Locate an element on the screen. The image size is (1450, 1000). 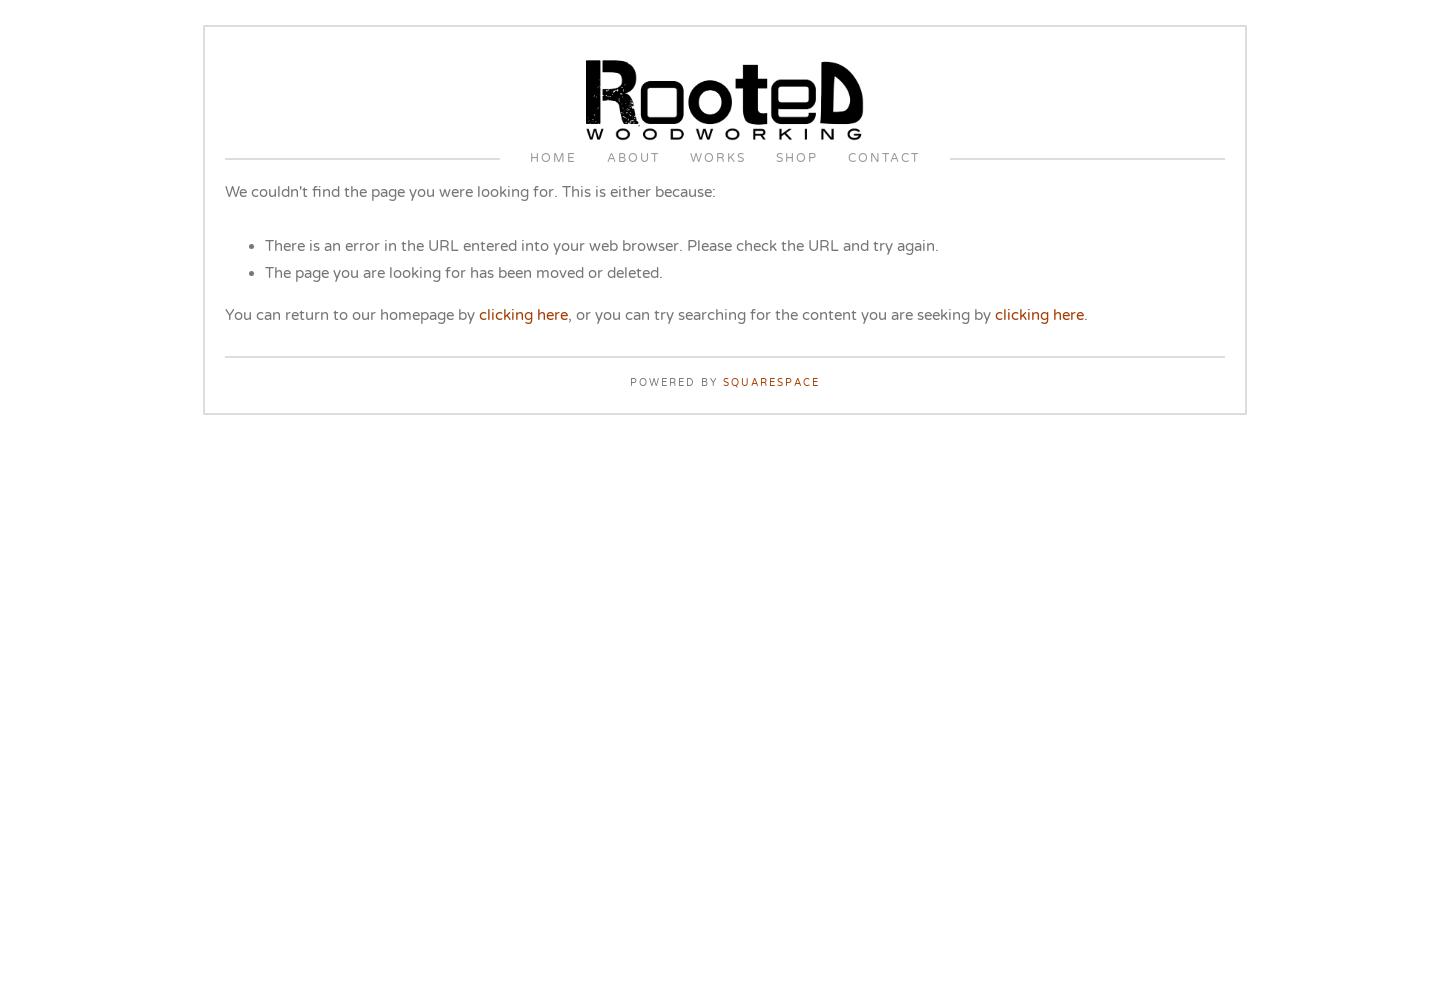
'We couldn't find the page you were looking for. This is either because:' is located at coordinates (469, 191).